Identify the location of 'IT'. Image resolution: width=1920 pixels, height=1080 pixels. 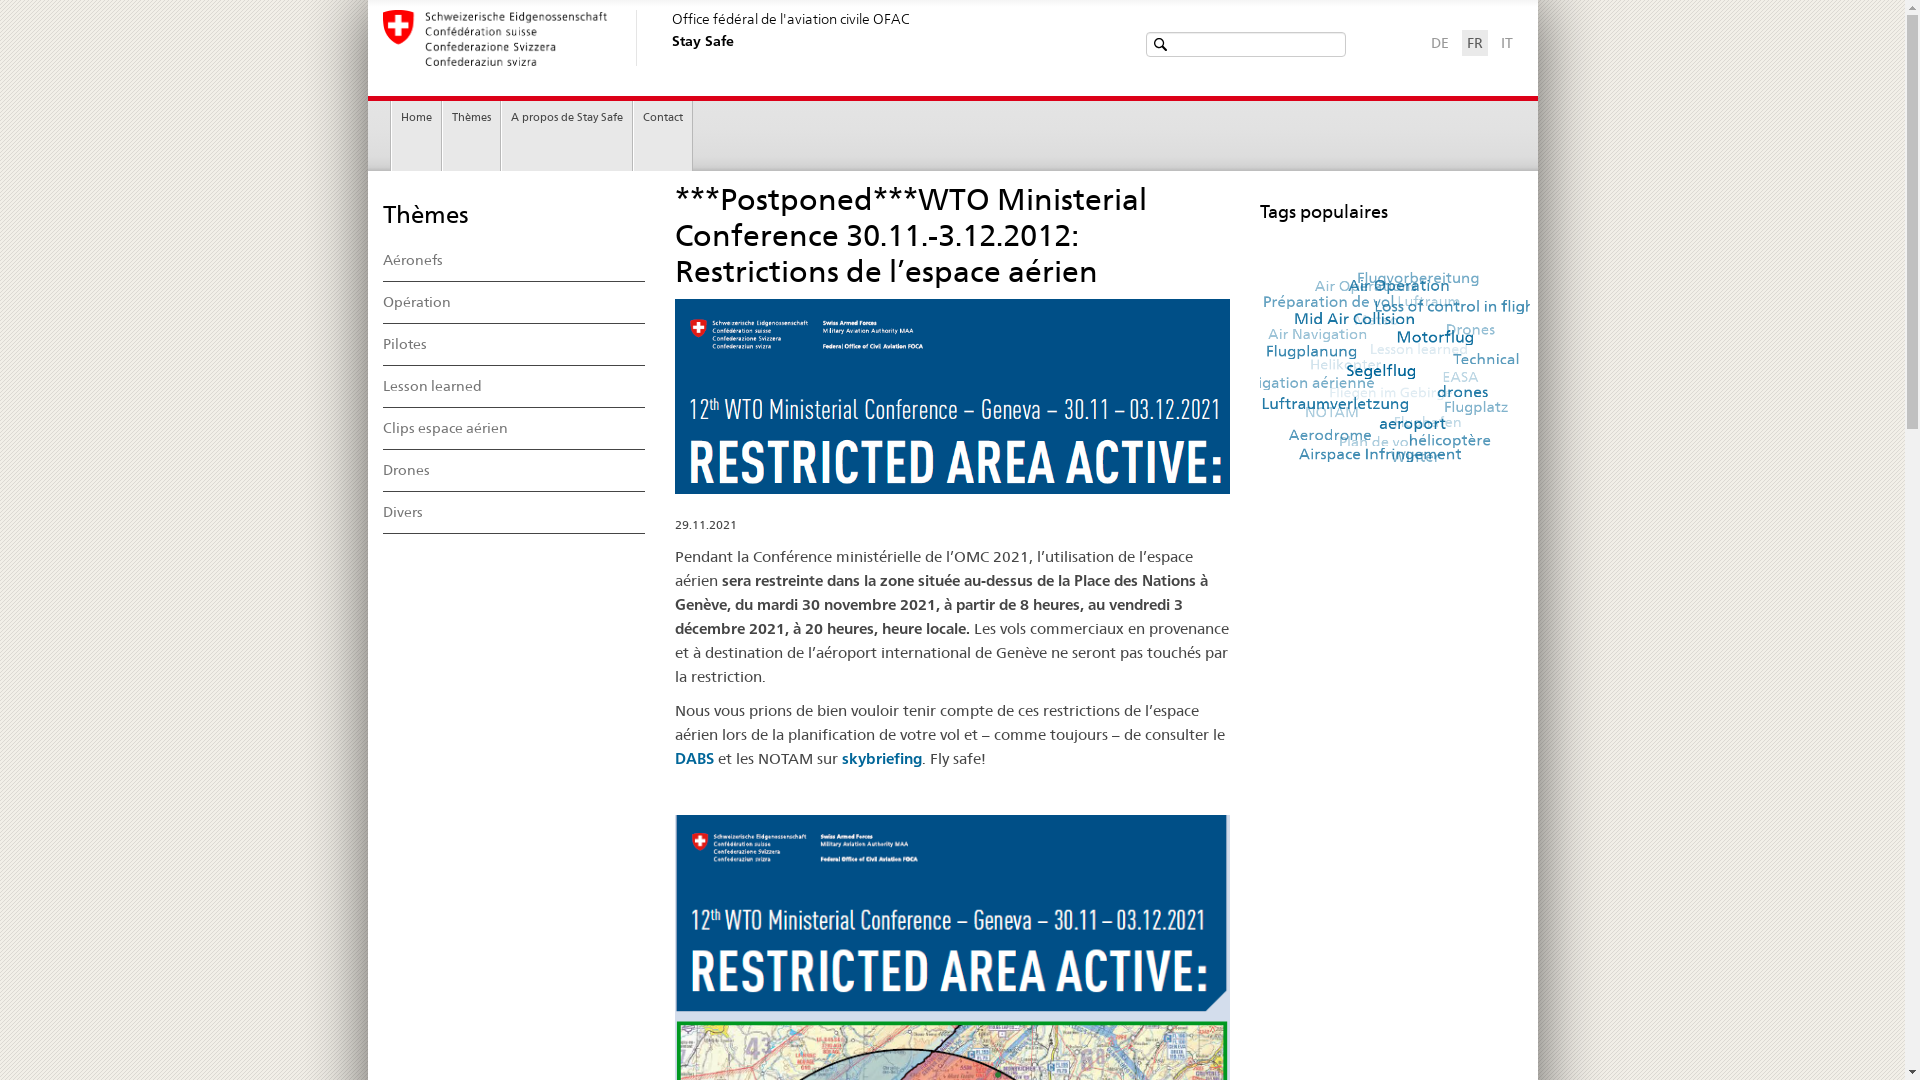
(1499, 42).